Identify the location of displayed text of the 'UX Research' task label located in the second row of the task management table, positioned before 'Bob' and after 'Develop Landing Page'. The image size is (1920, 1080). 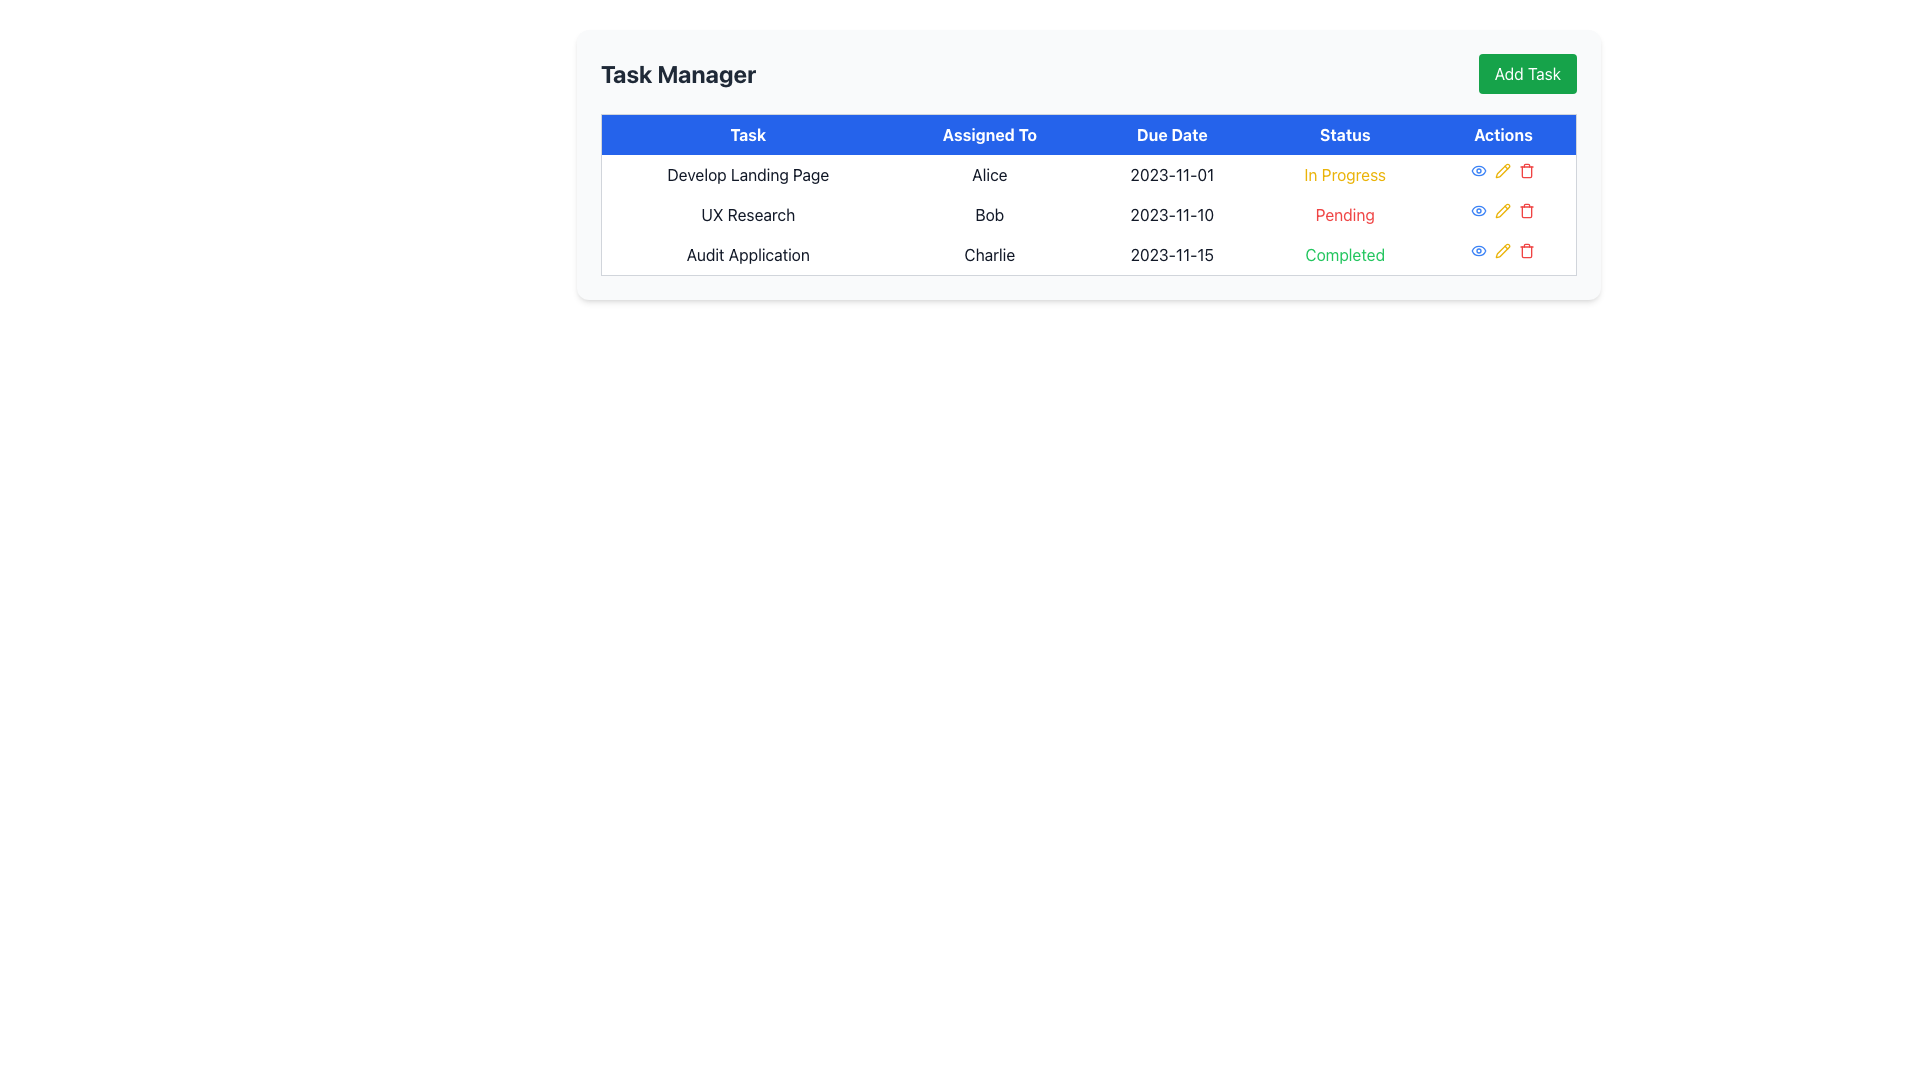
(747, 215).